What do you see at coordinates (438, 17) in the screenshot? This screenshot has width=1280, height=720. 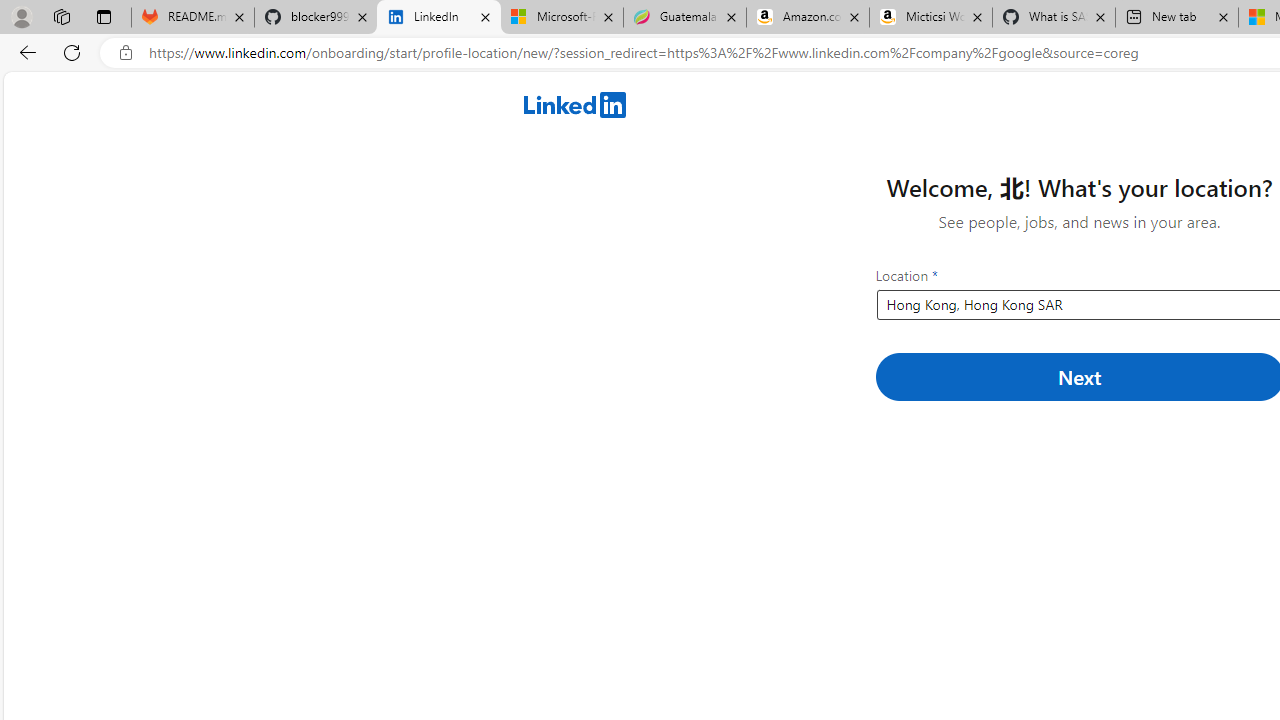 I see `'LinkedIn'` at bounding box center [438, 17].